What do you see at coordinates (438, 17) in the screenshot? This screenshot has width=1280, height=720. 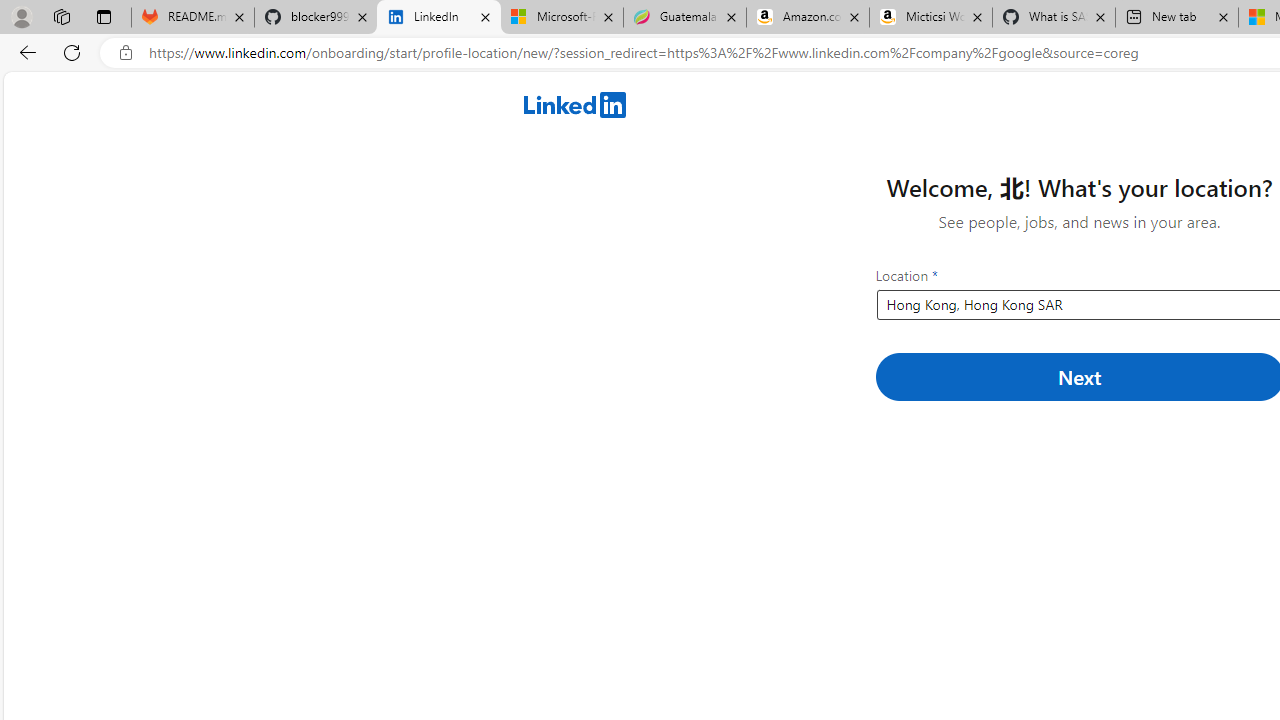 I see `'LinkedIn'` at bounding box center [438, 17].